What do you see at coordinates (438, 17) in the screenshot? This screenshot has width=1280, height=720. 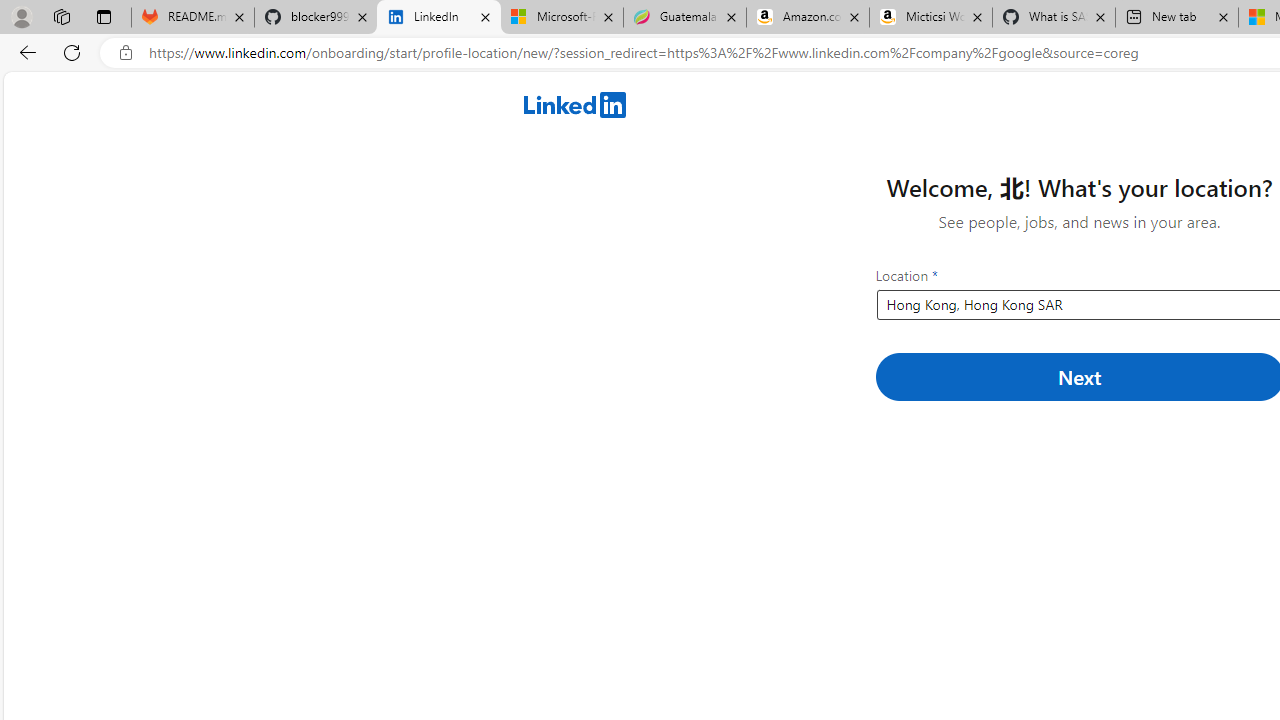 I see `'LinkedIn'` at bounding box center [438, 17].